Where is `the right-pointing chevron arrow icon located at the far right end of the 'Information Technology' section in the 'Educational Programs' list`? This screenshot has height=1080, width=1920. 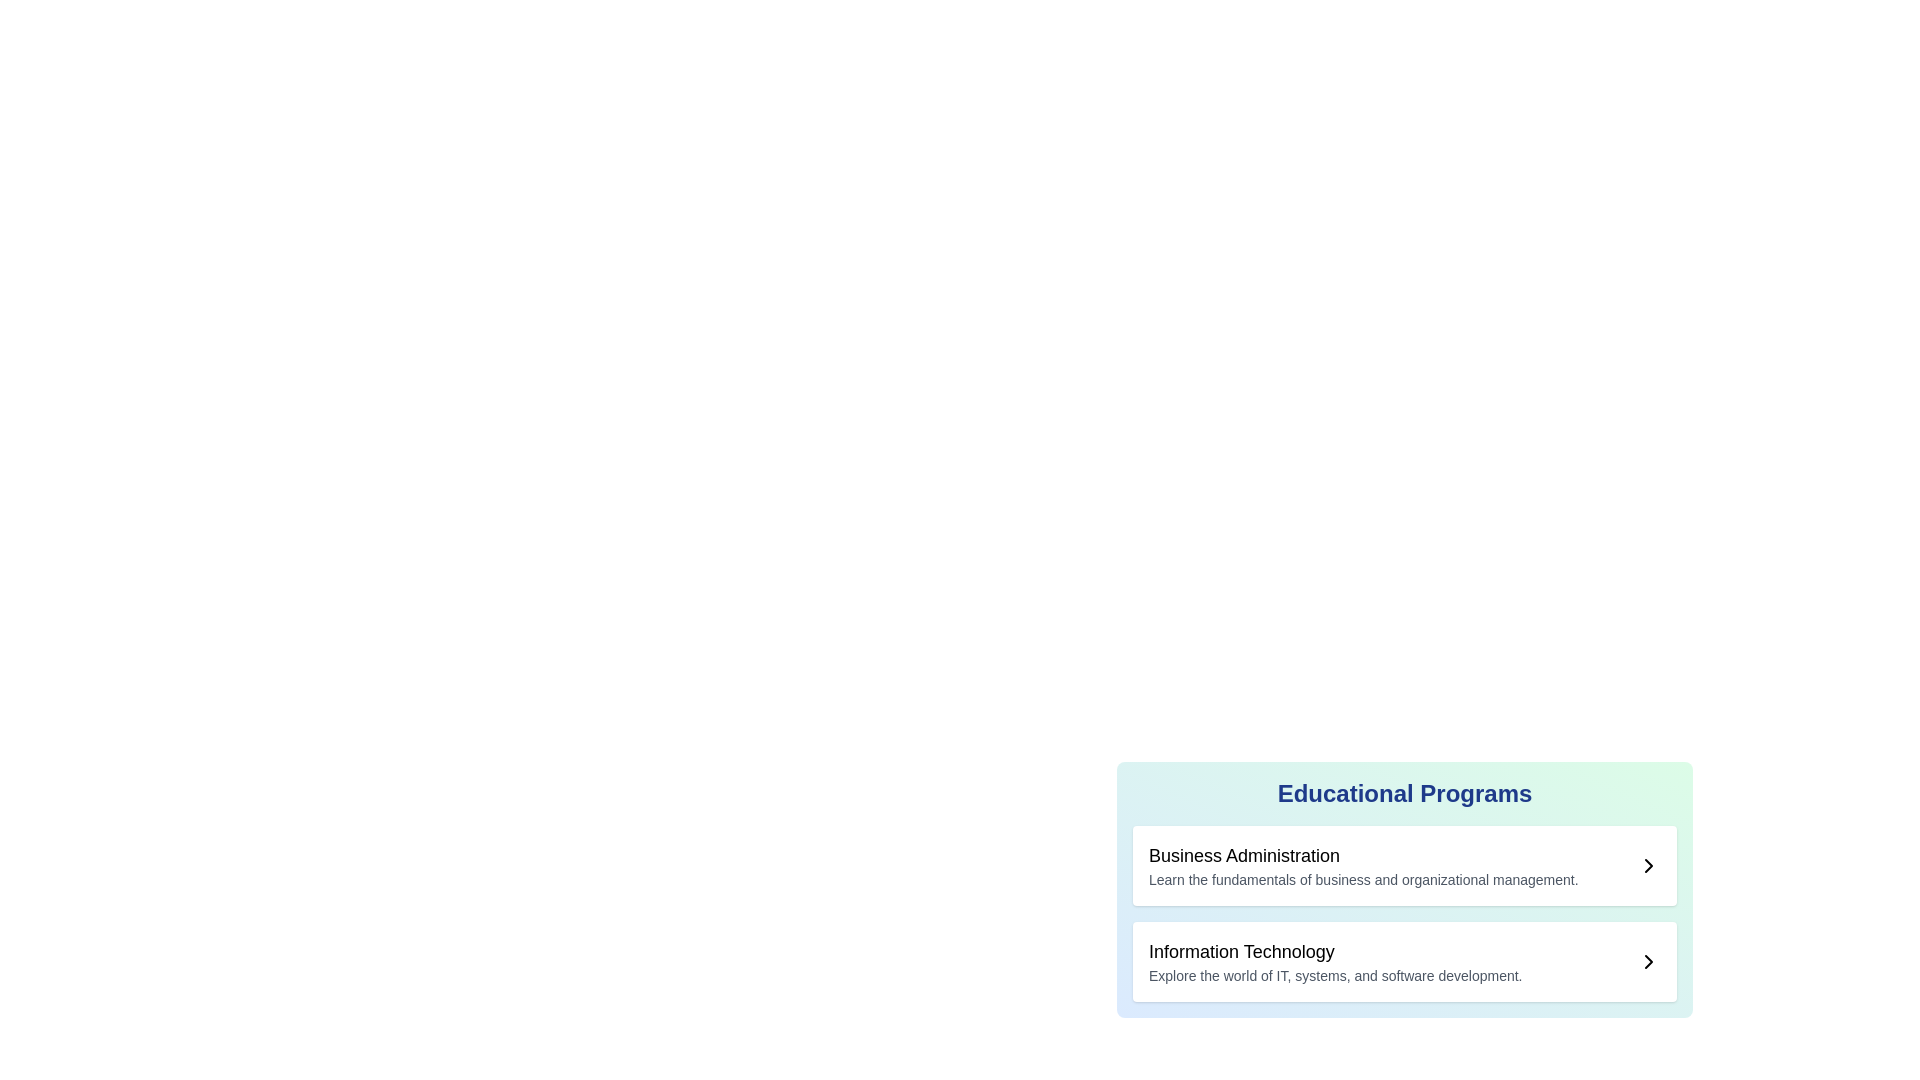 the right-pointing chevron arrow icon located at the far right end of the 'Information Technology' section in the 'Educational Programs' list is located at coordinates (1649, 960).